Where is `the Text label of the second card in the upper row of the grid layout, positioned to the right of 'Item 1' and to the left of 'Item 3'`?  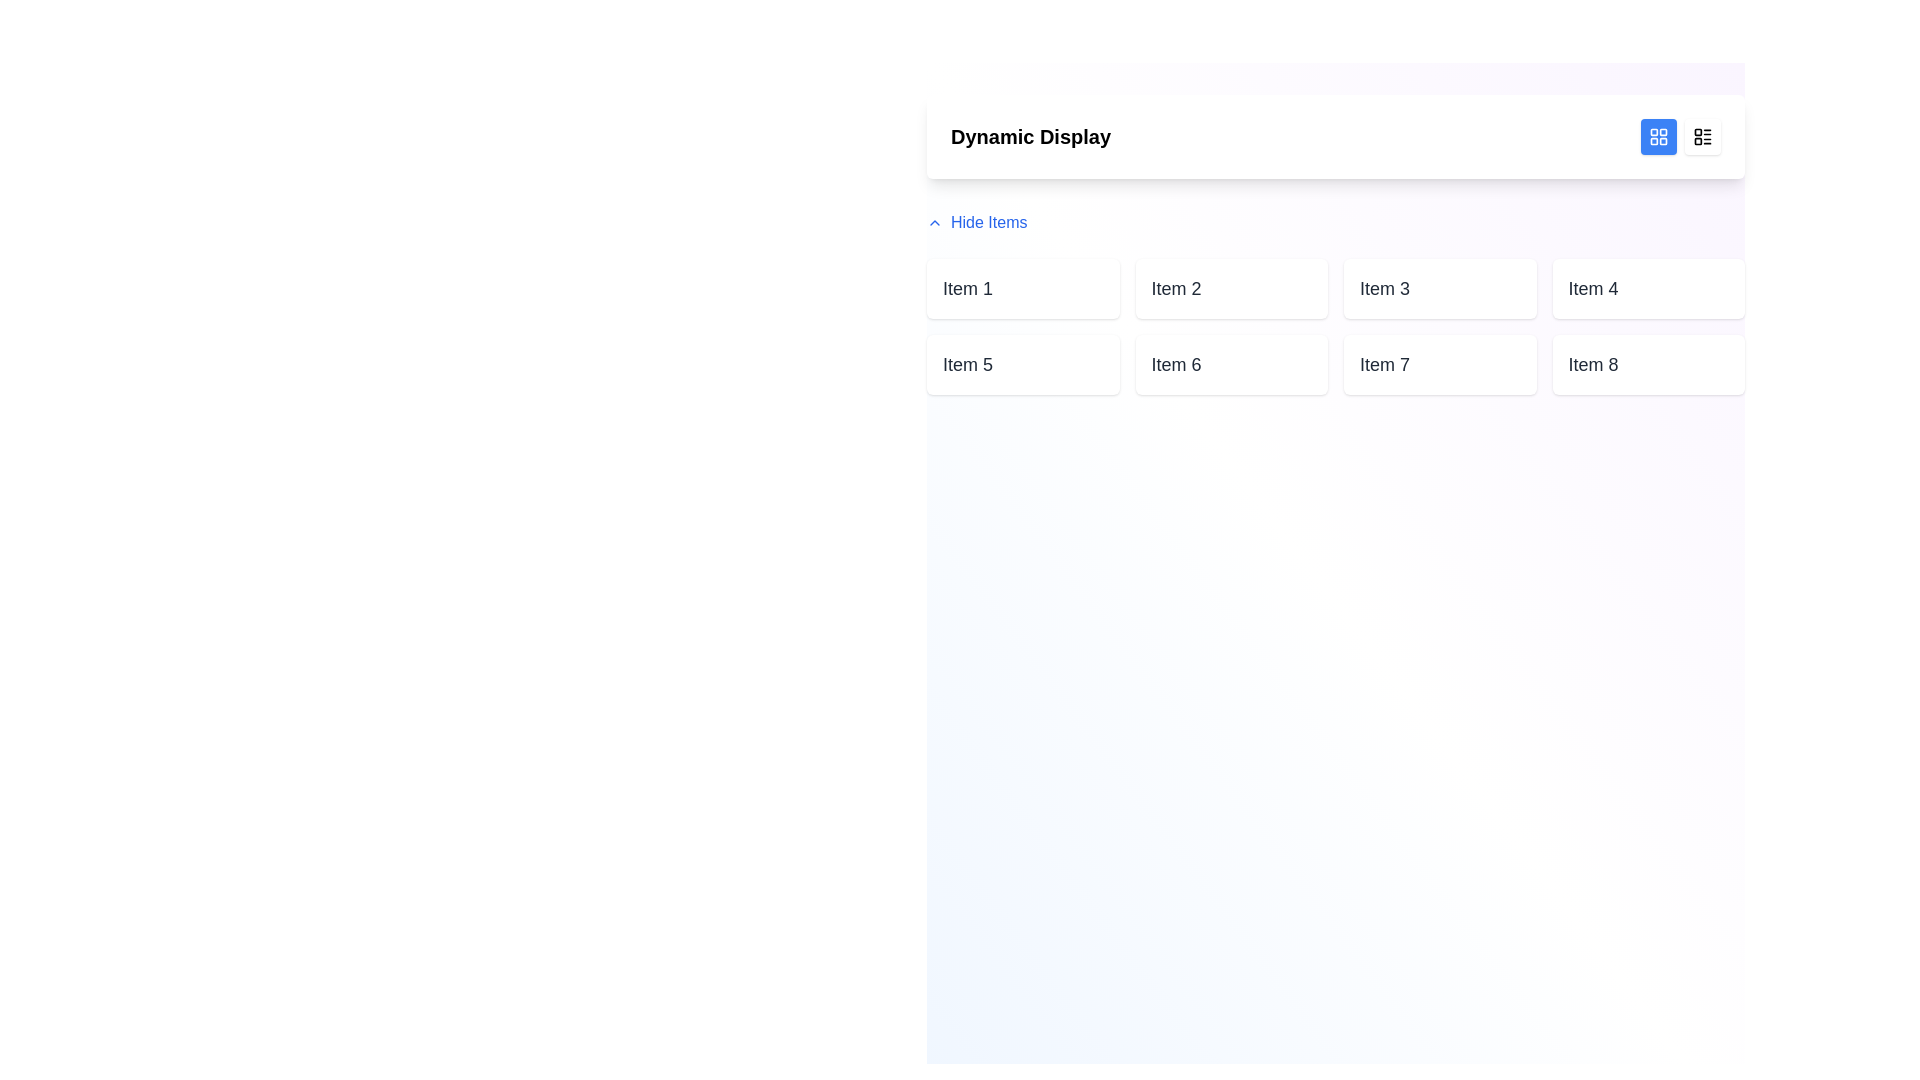 the Text label of the second card in the upper row of the grid layout, positioned to the right of 'Item 1' and to the left of 'Item 3' is located at coordinates (1176, 289).